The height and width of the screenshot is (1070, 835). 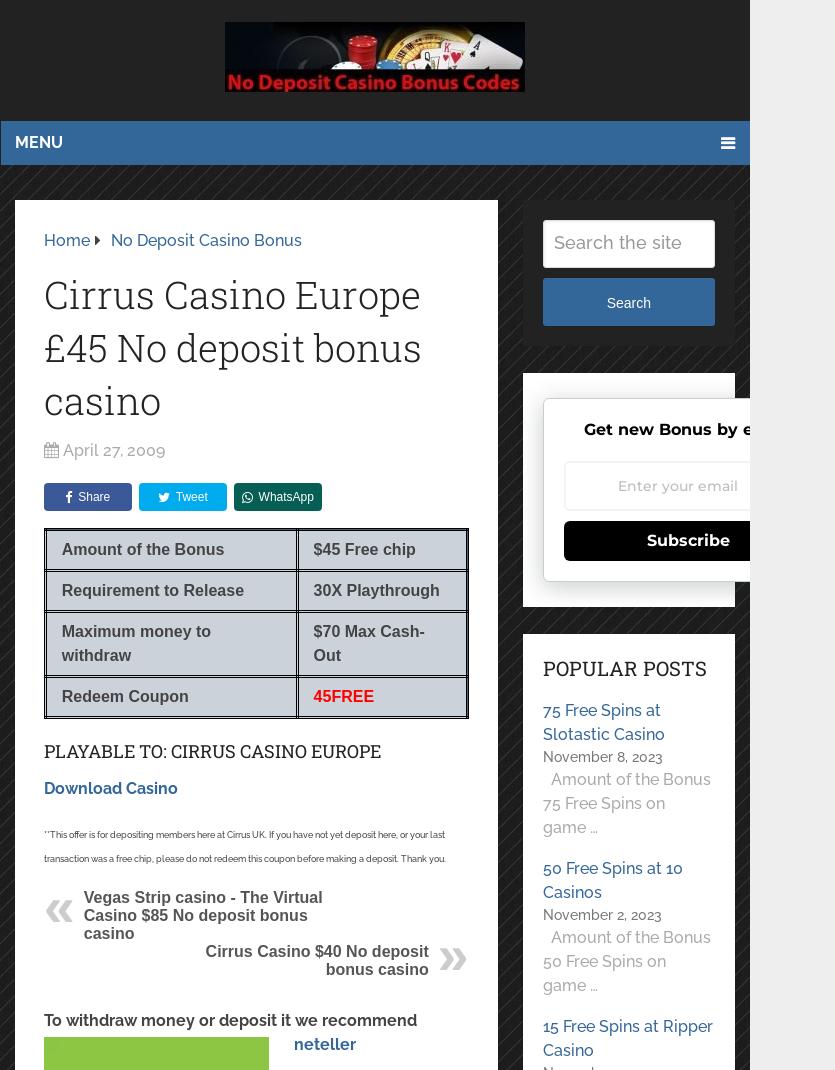 What do you see at coordinates (205, 238) in the screenshot?
I see `'No Deposit Casino Bonus'` at bounding box center [205, 238].